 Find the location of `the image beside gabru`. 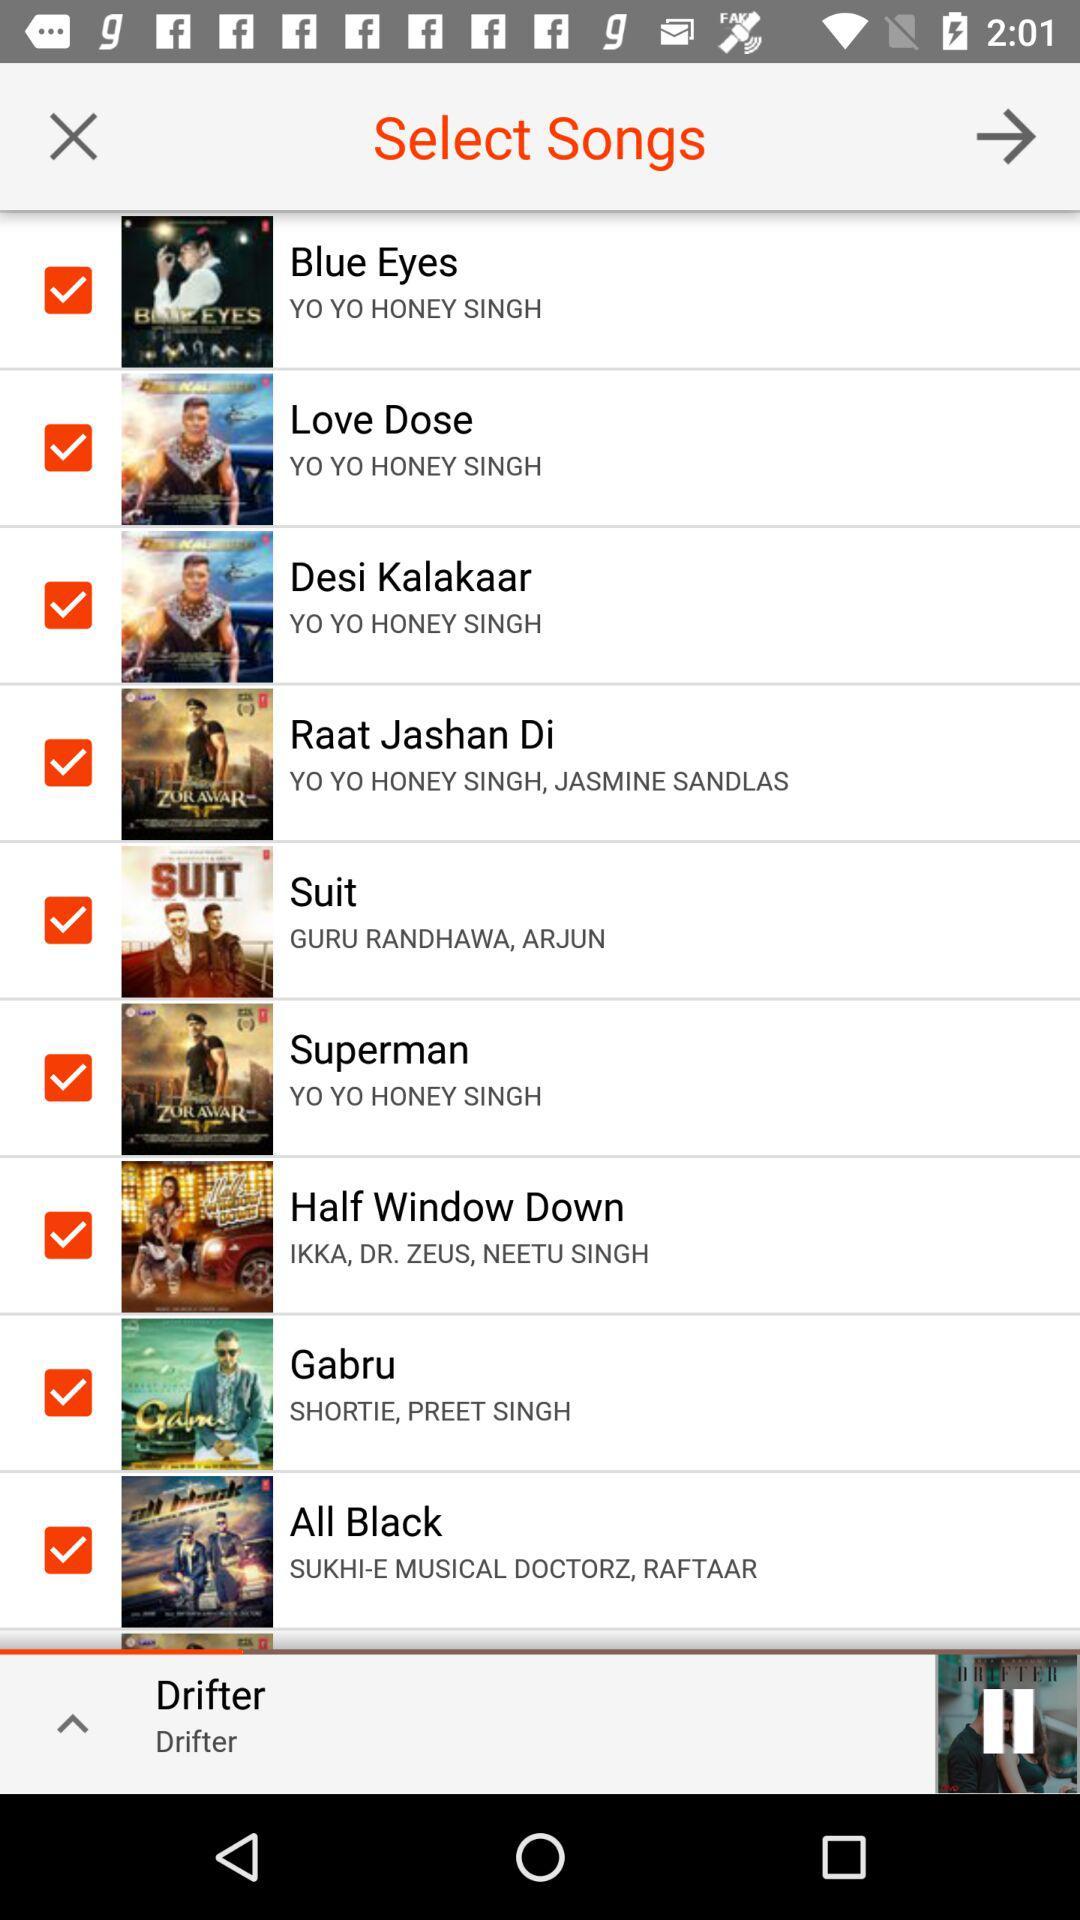

the image beside gabru is located at coordinates (197, 1391).